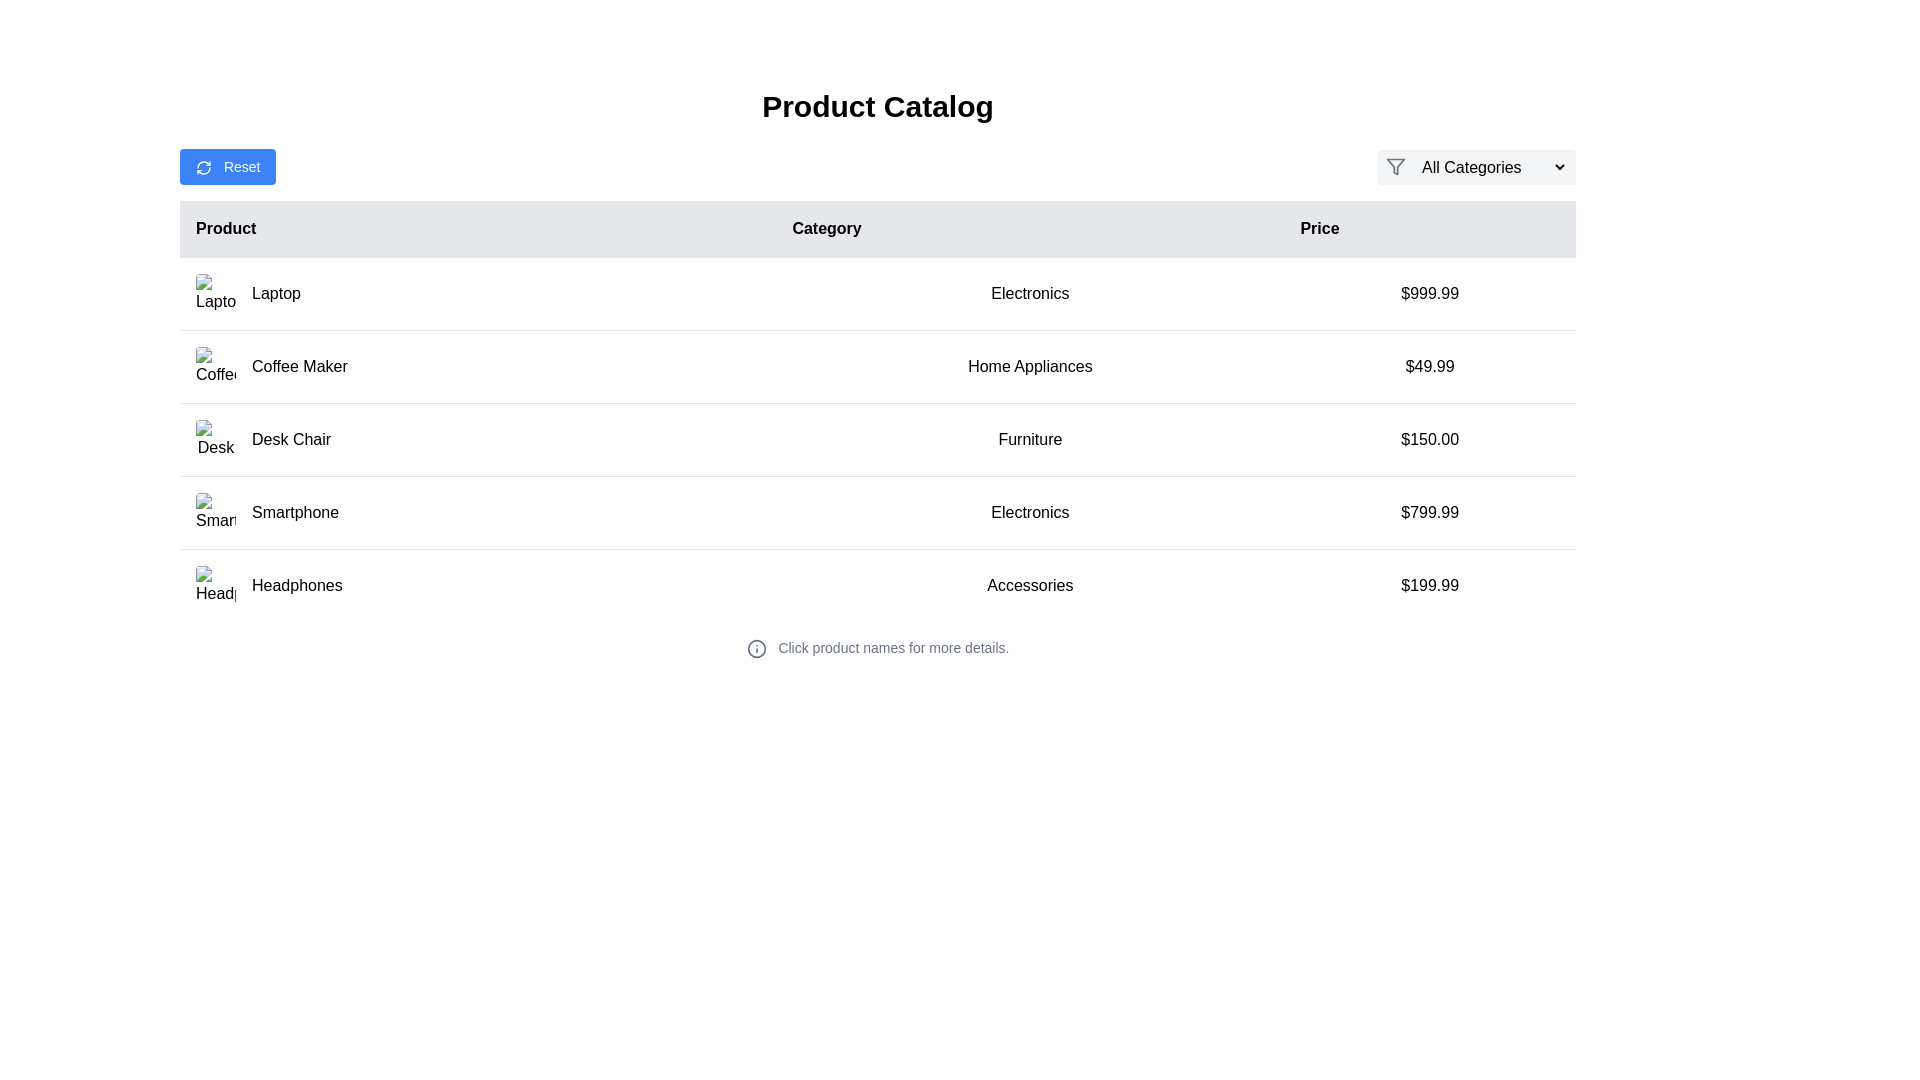 The image size is (1920, 1080). Describe the element at coordinates (1030, 366) in the screenshot. I see `the static text label displaying 'Home Appliances' located in the second row of the table under the 'Category' header` at that location.